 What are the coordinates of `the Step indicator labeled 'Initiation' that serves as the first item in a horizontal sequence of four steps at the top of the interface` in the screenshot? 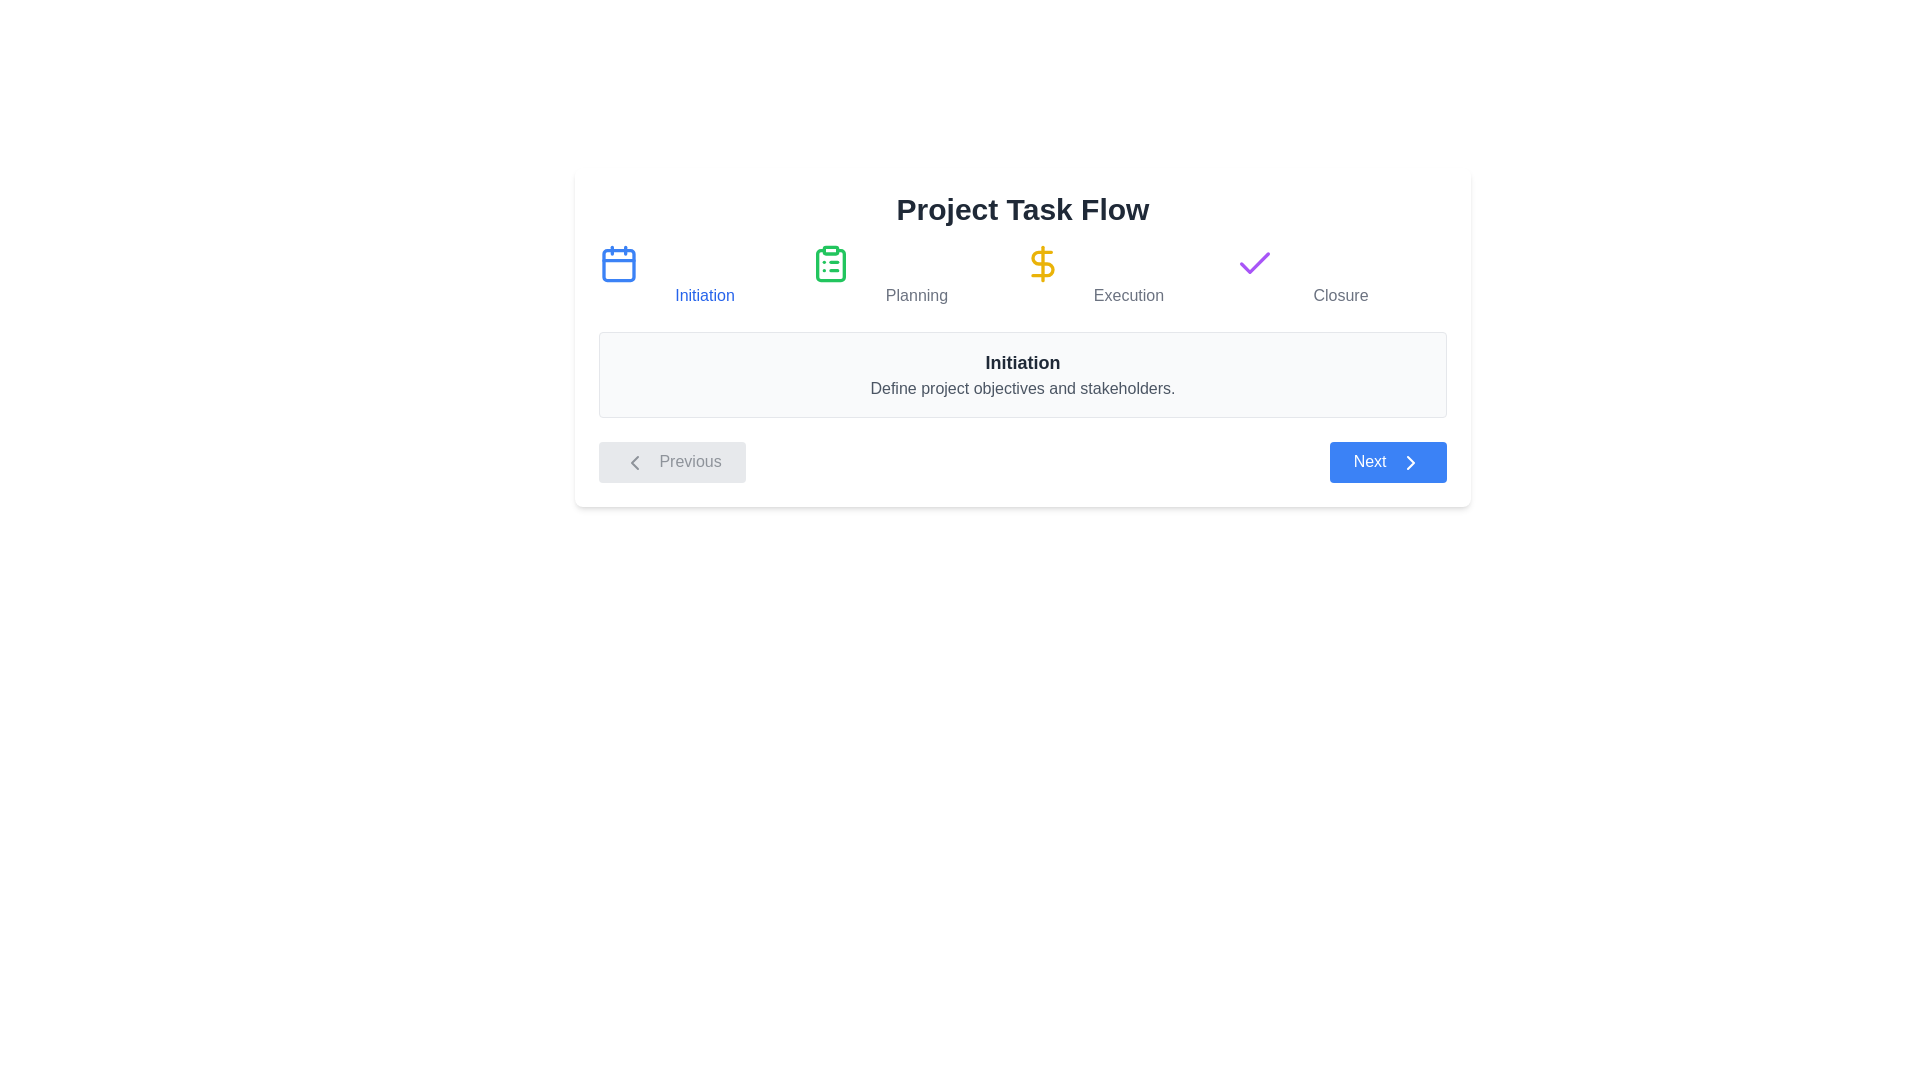 It's located at (705, 276).